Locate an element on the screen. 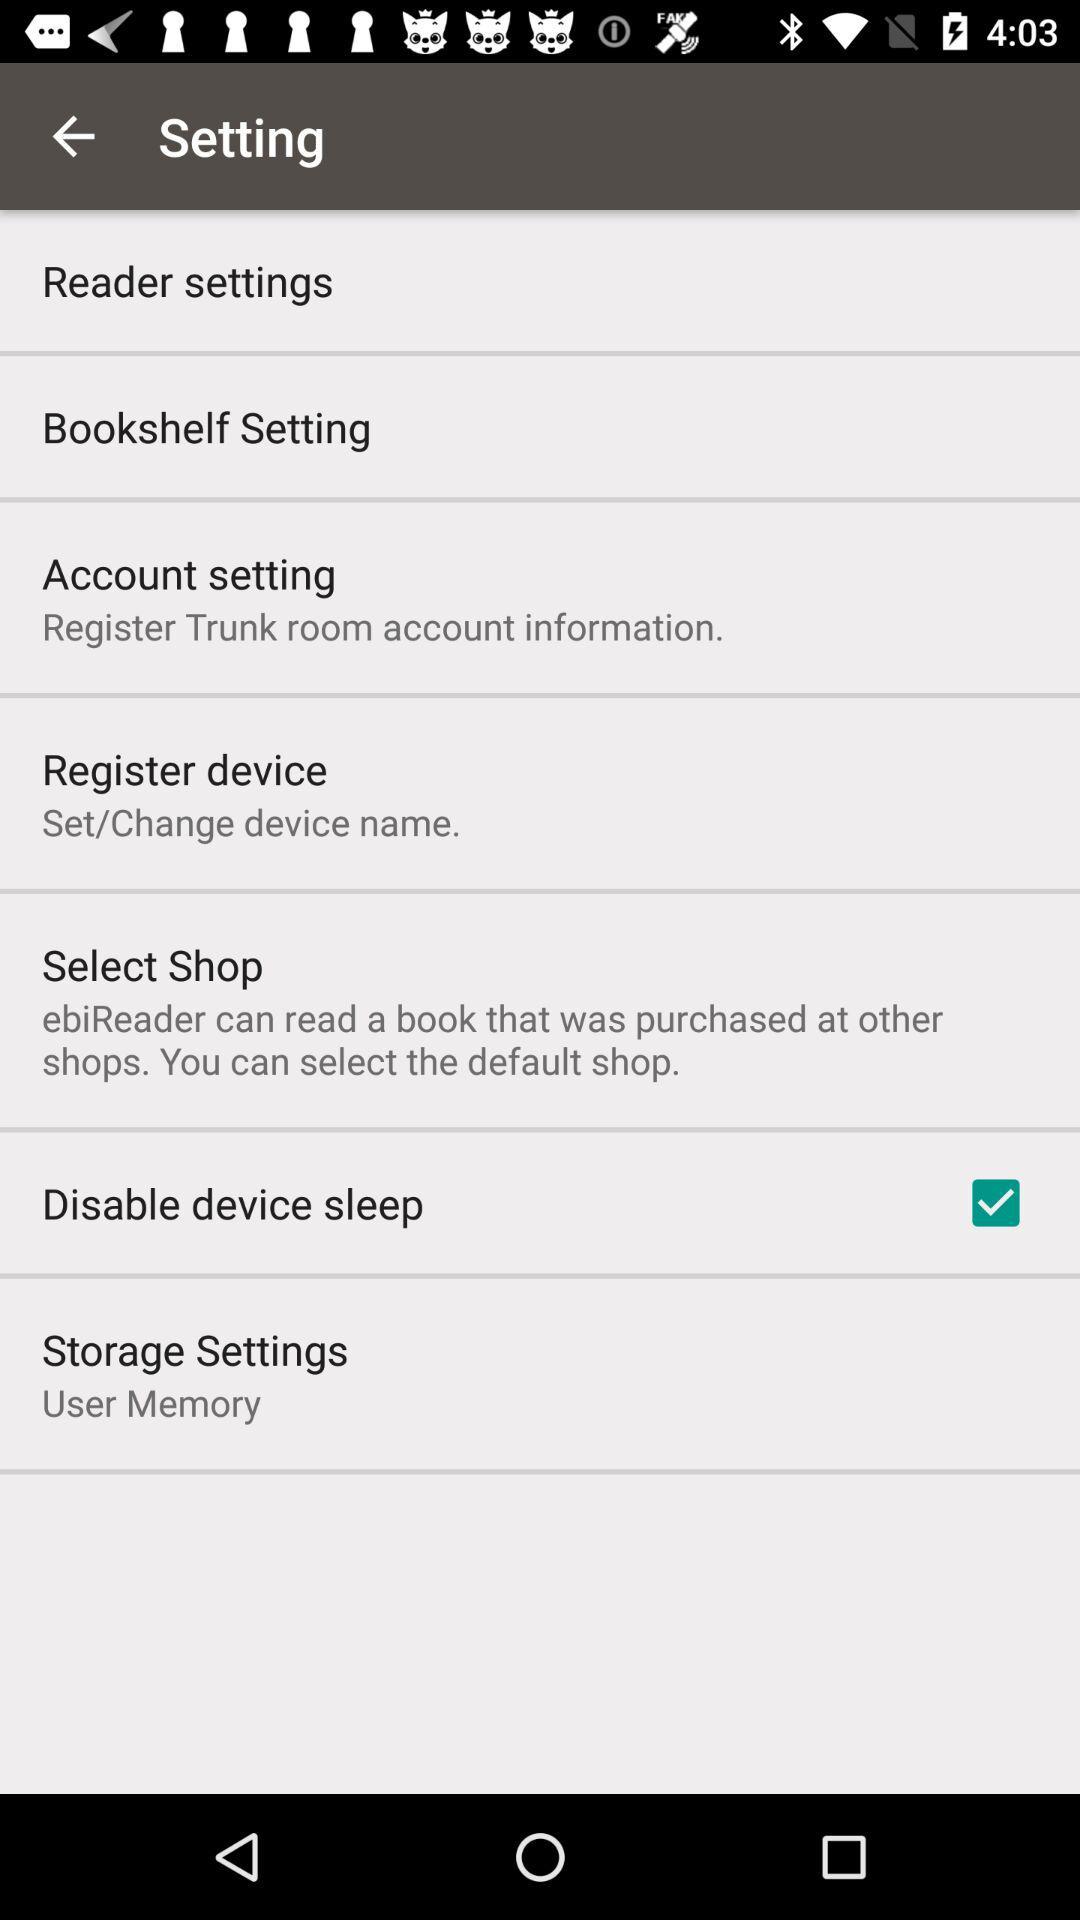  item above the register trunk room icon is located at coordinates (189, 571).